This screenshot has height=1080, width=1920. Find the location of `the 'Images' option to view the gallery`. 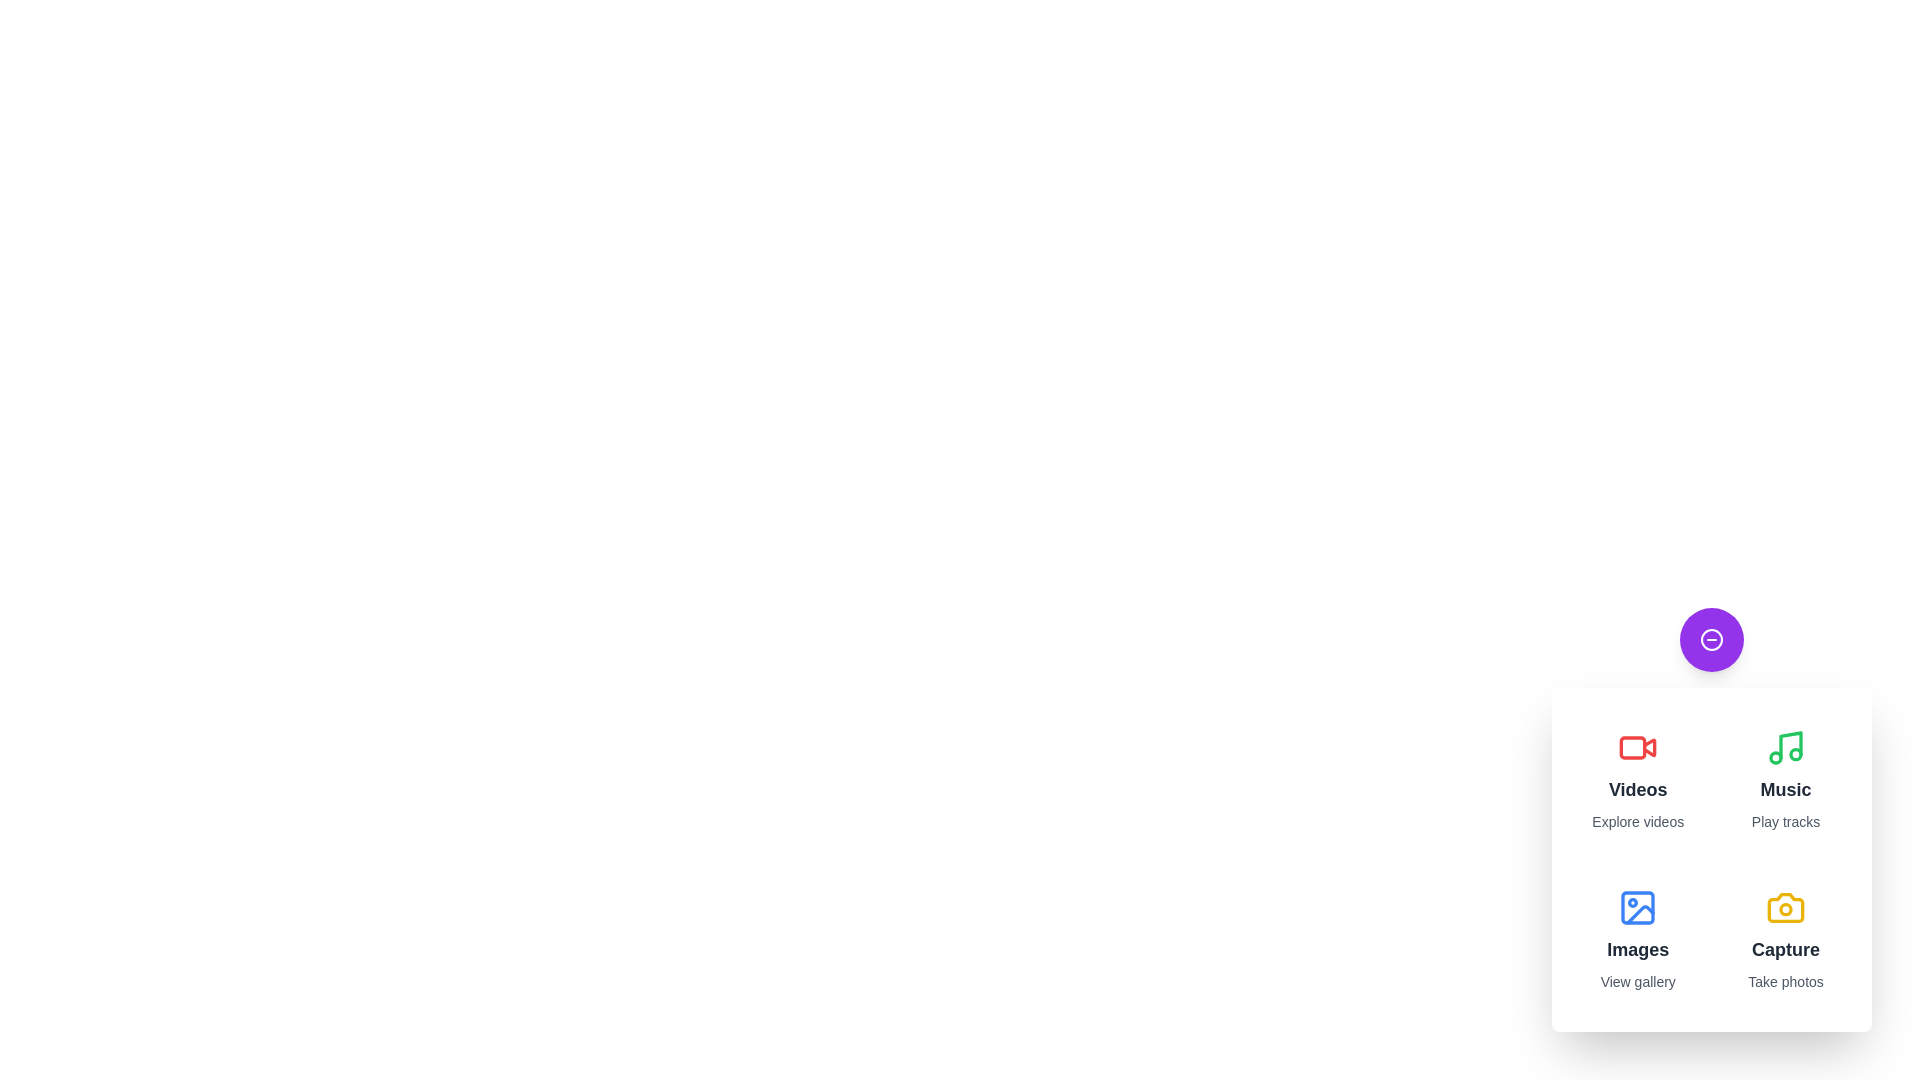

the 'Images' option to view the gallery is located at coordinates (1637, 940).